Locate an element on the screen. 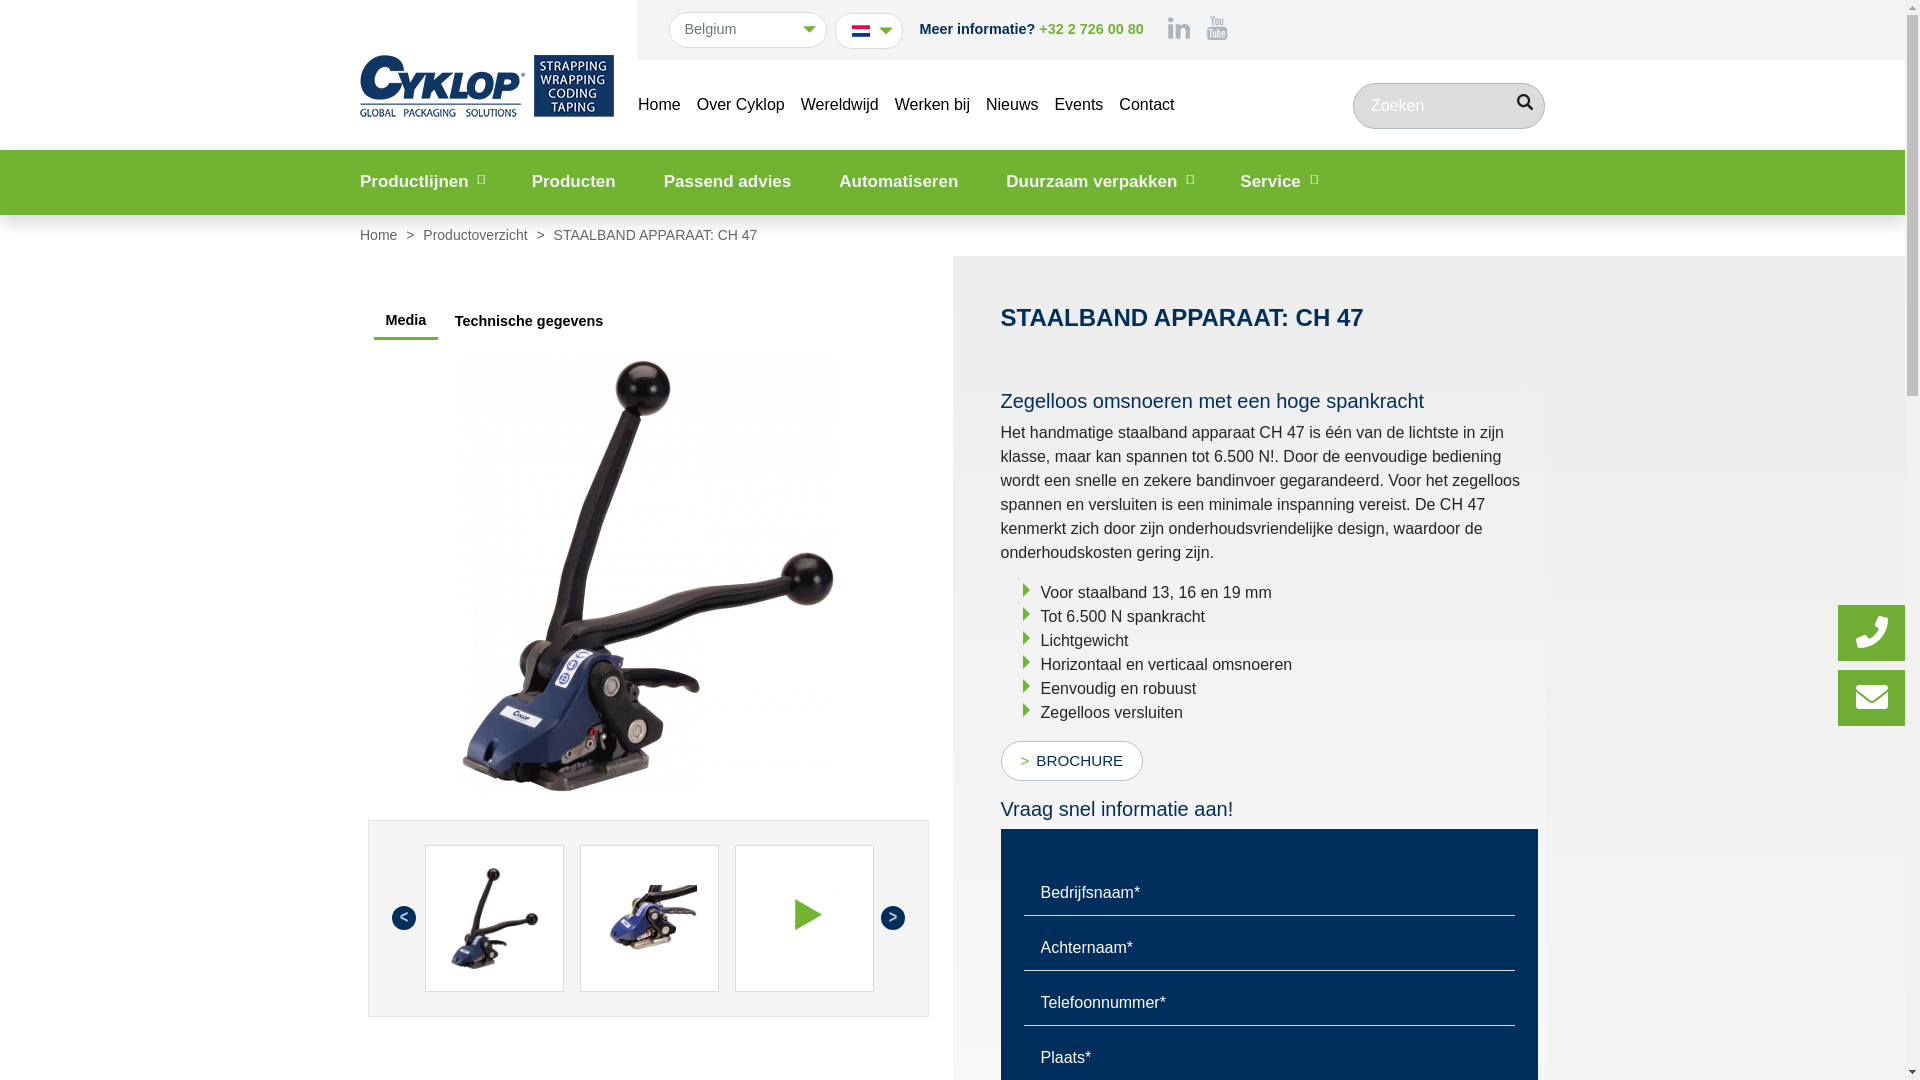 The height and width of the screenshot is (1080, 1920). 'Home' is located at coordinates (380, 233).